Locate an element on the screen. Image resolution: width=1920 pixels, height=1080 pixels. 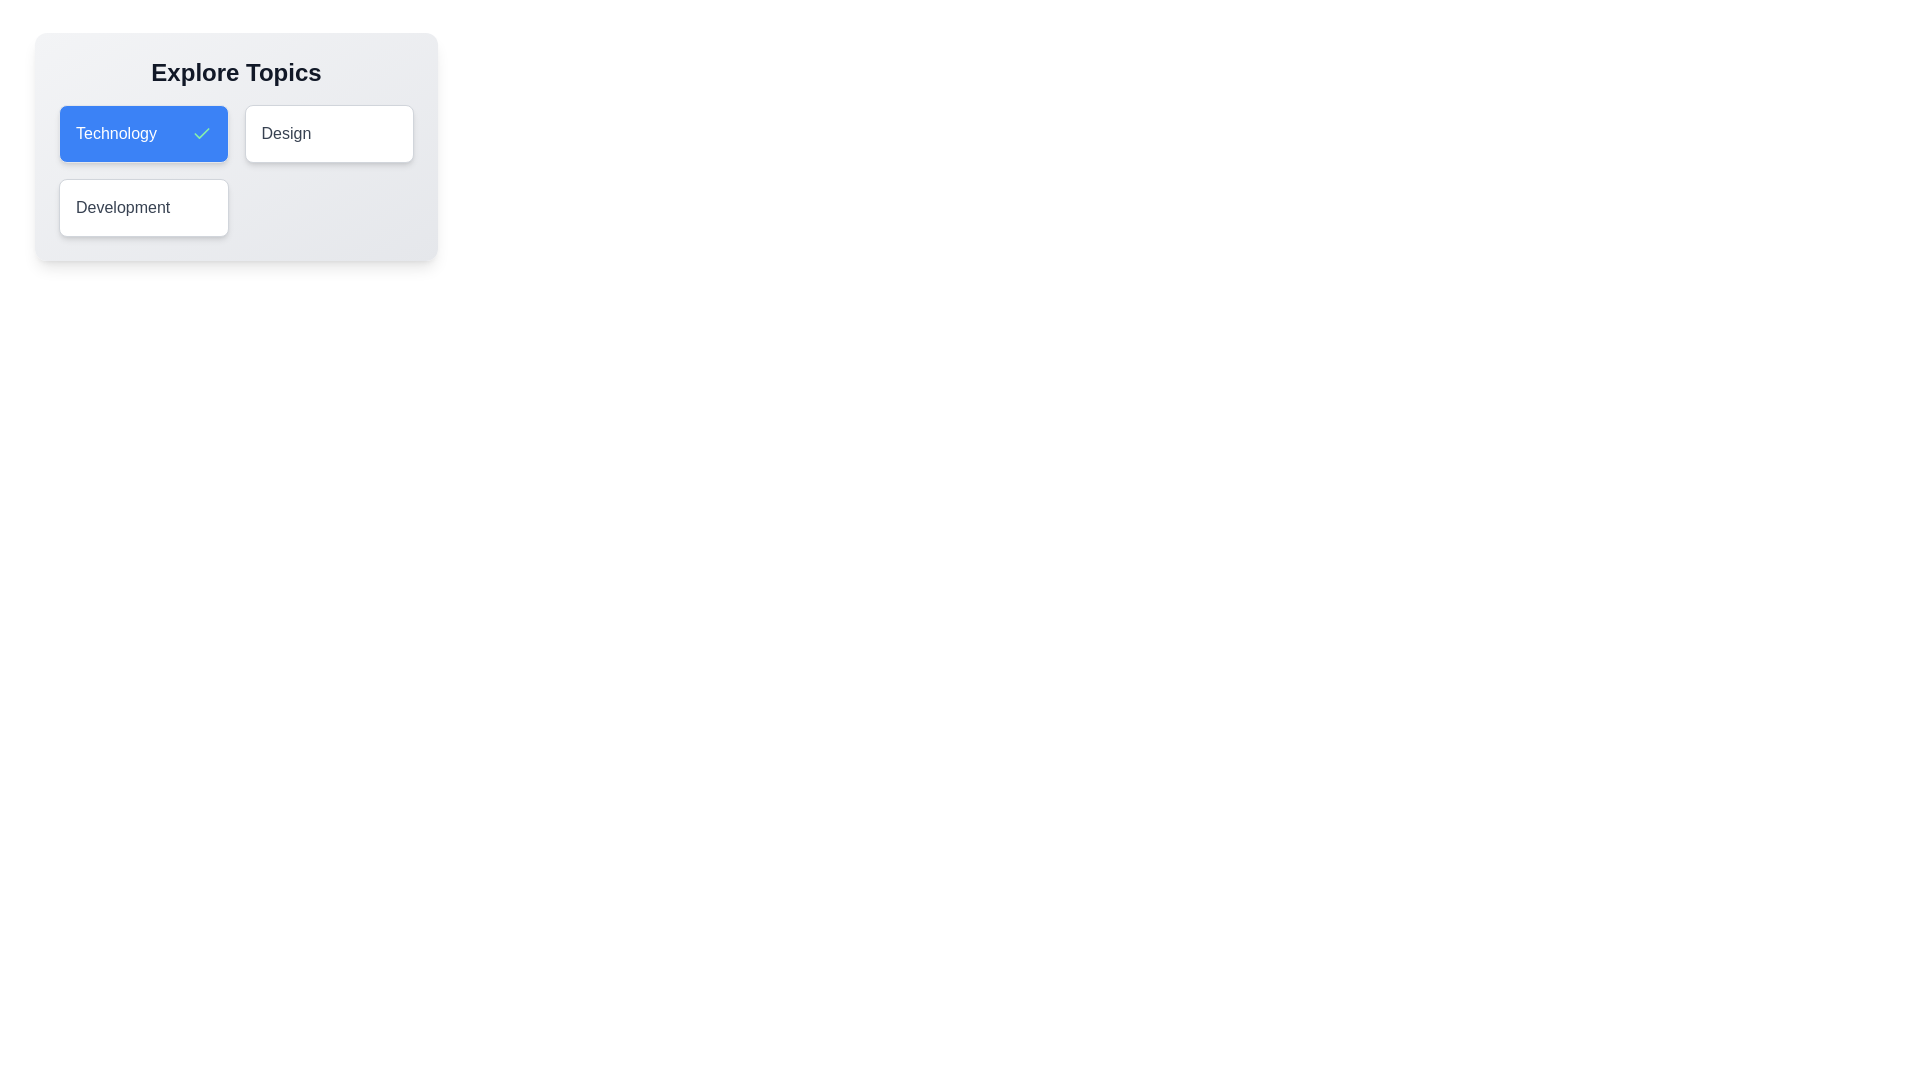
the tag Design is located at coordinates (329, 134).